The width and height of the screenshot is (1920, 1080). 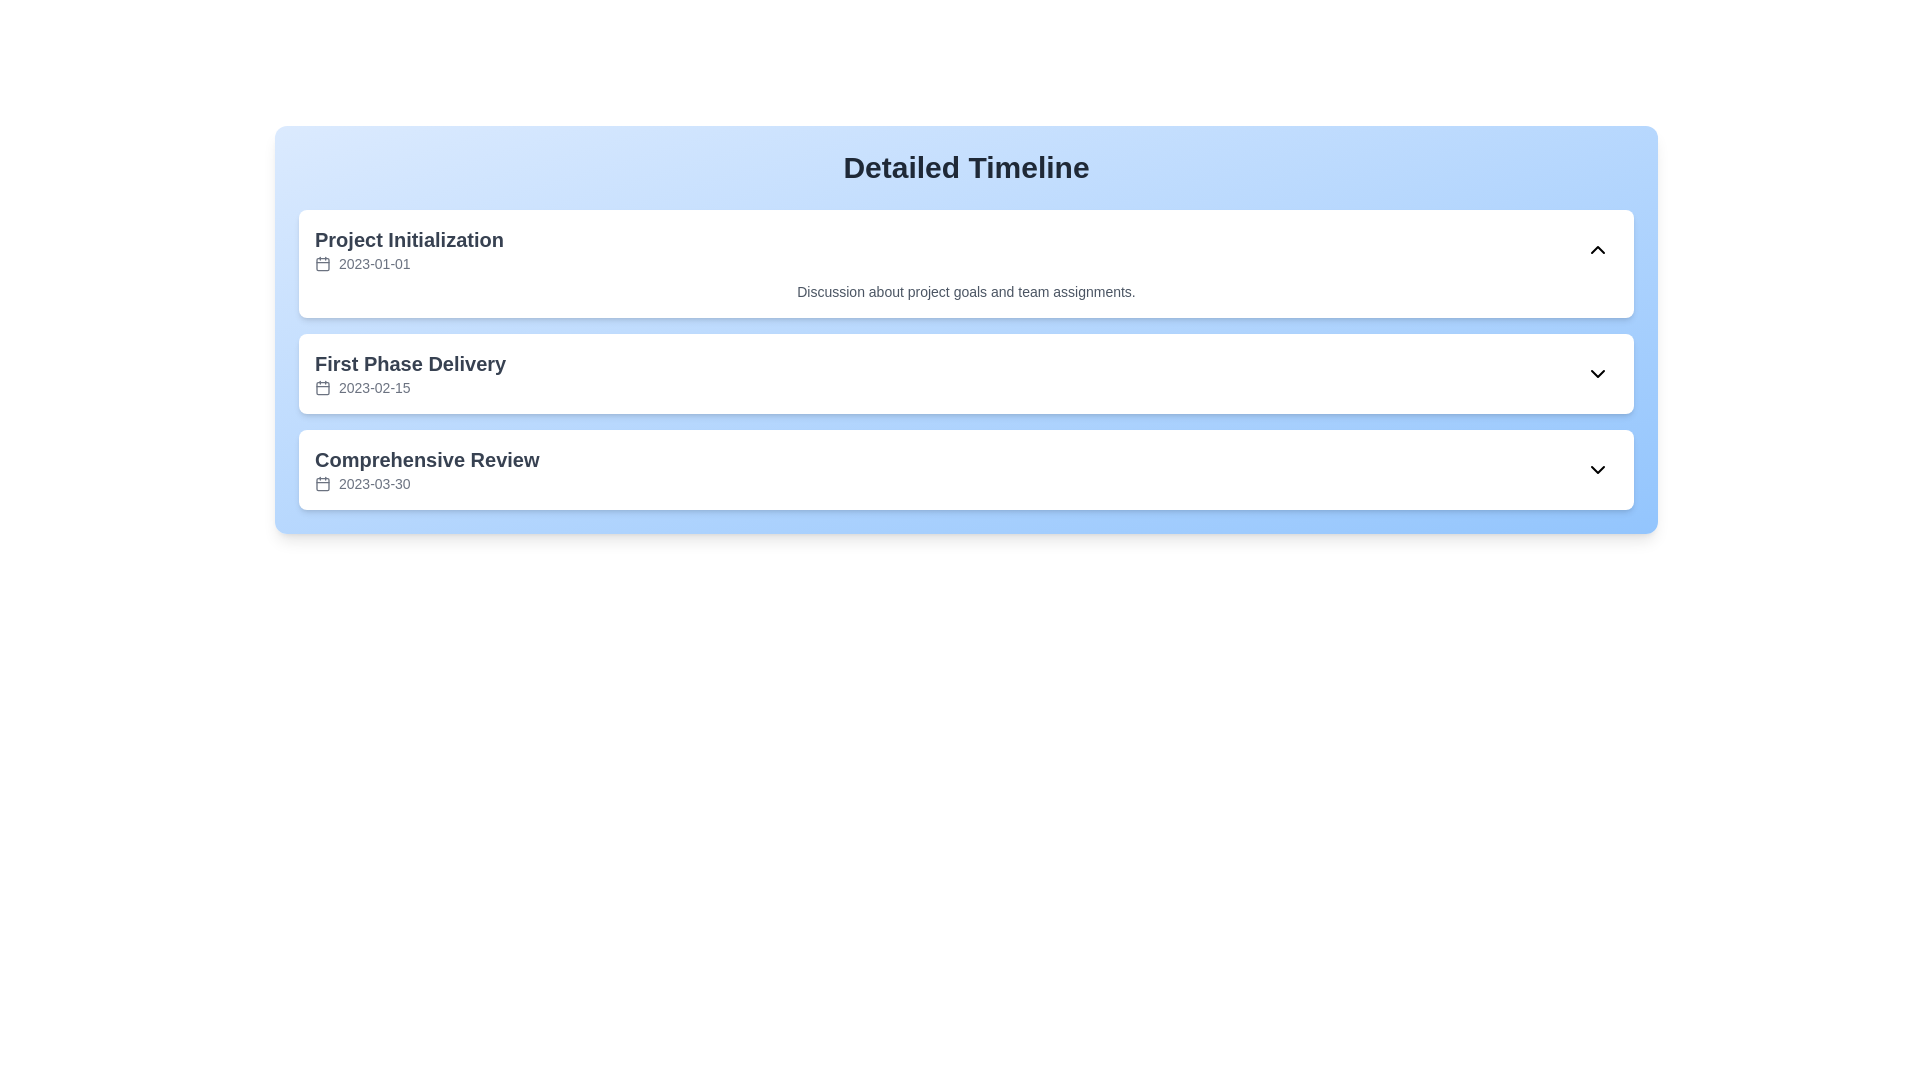 I want to click on date displayed in the text label showing 'February 15, 2023', positioned below the heading 'First Phase Delivery' within its timeline card, so click(x=374, y=388).